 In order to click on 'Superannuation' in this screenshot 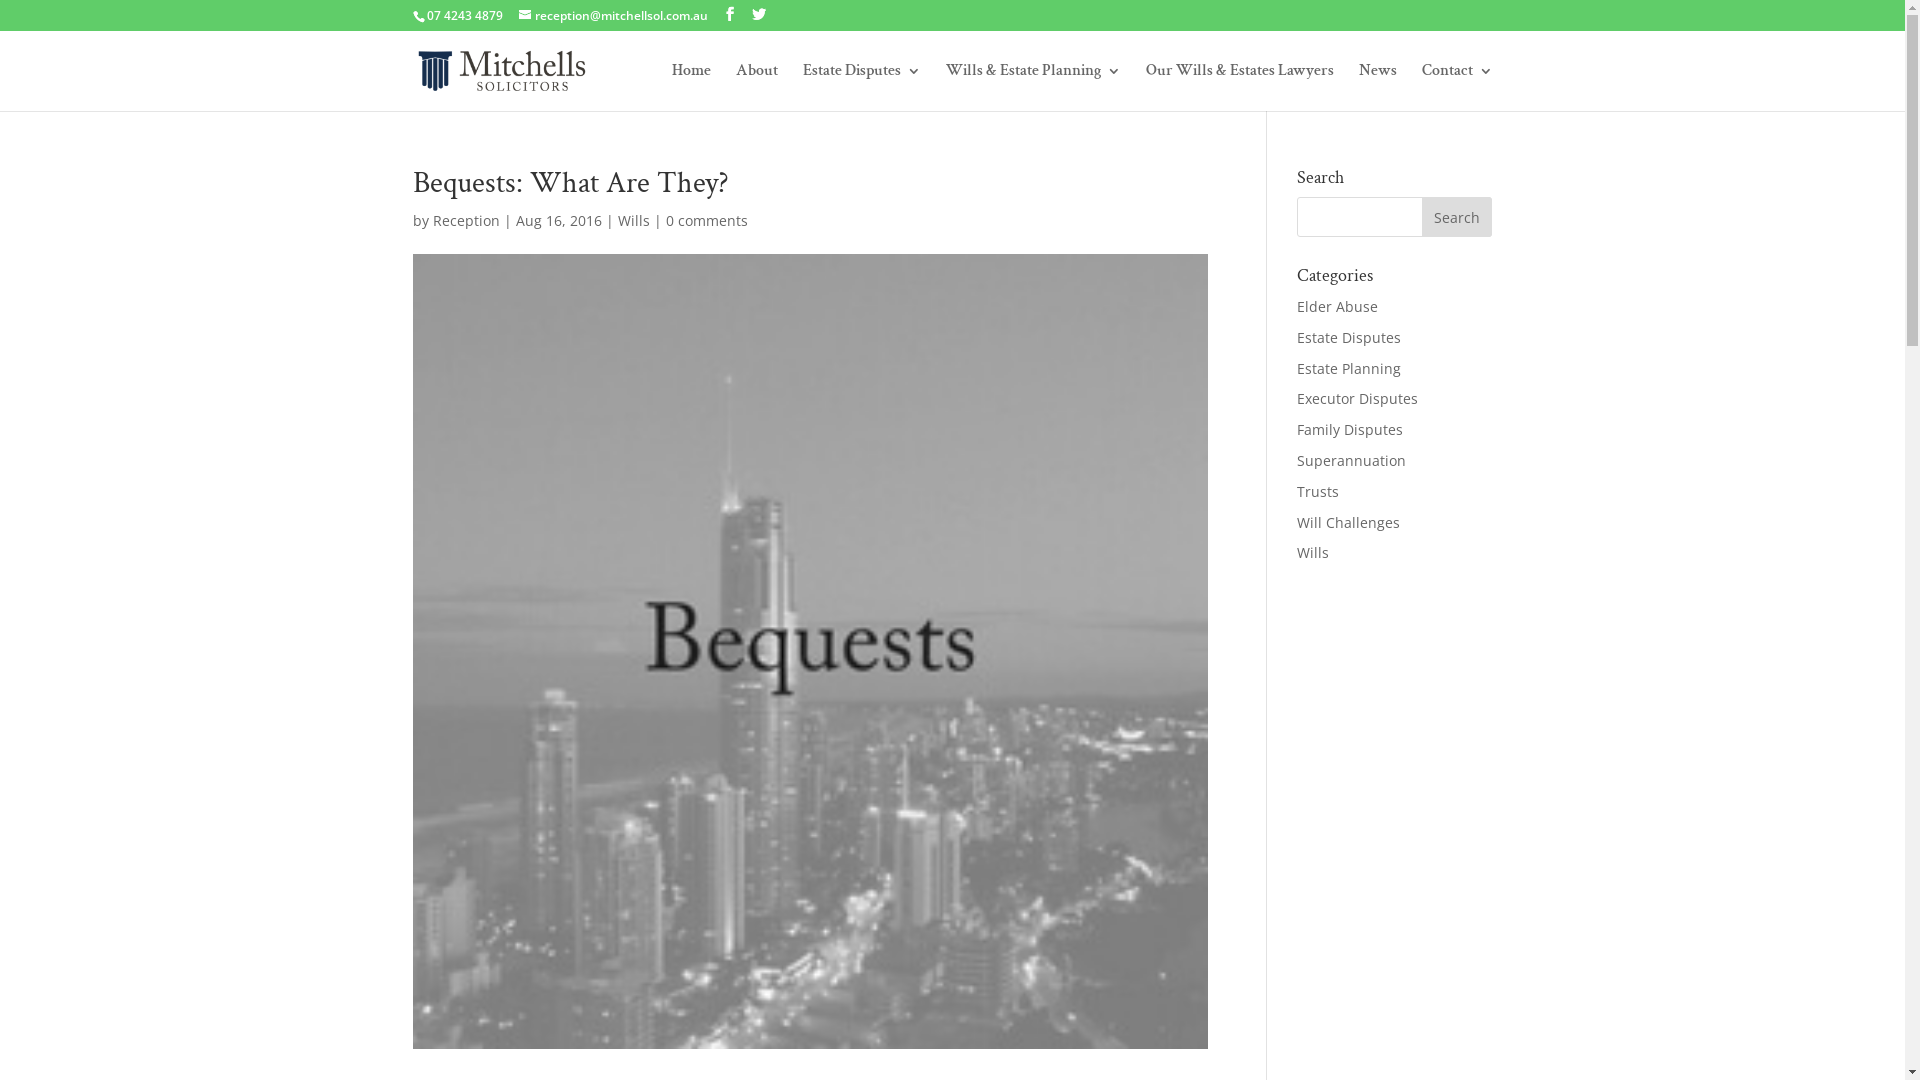, I will do `click(1296, 460)`.